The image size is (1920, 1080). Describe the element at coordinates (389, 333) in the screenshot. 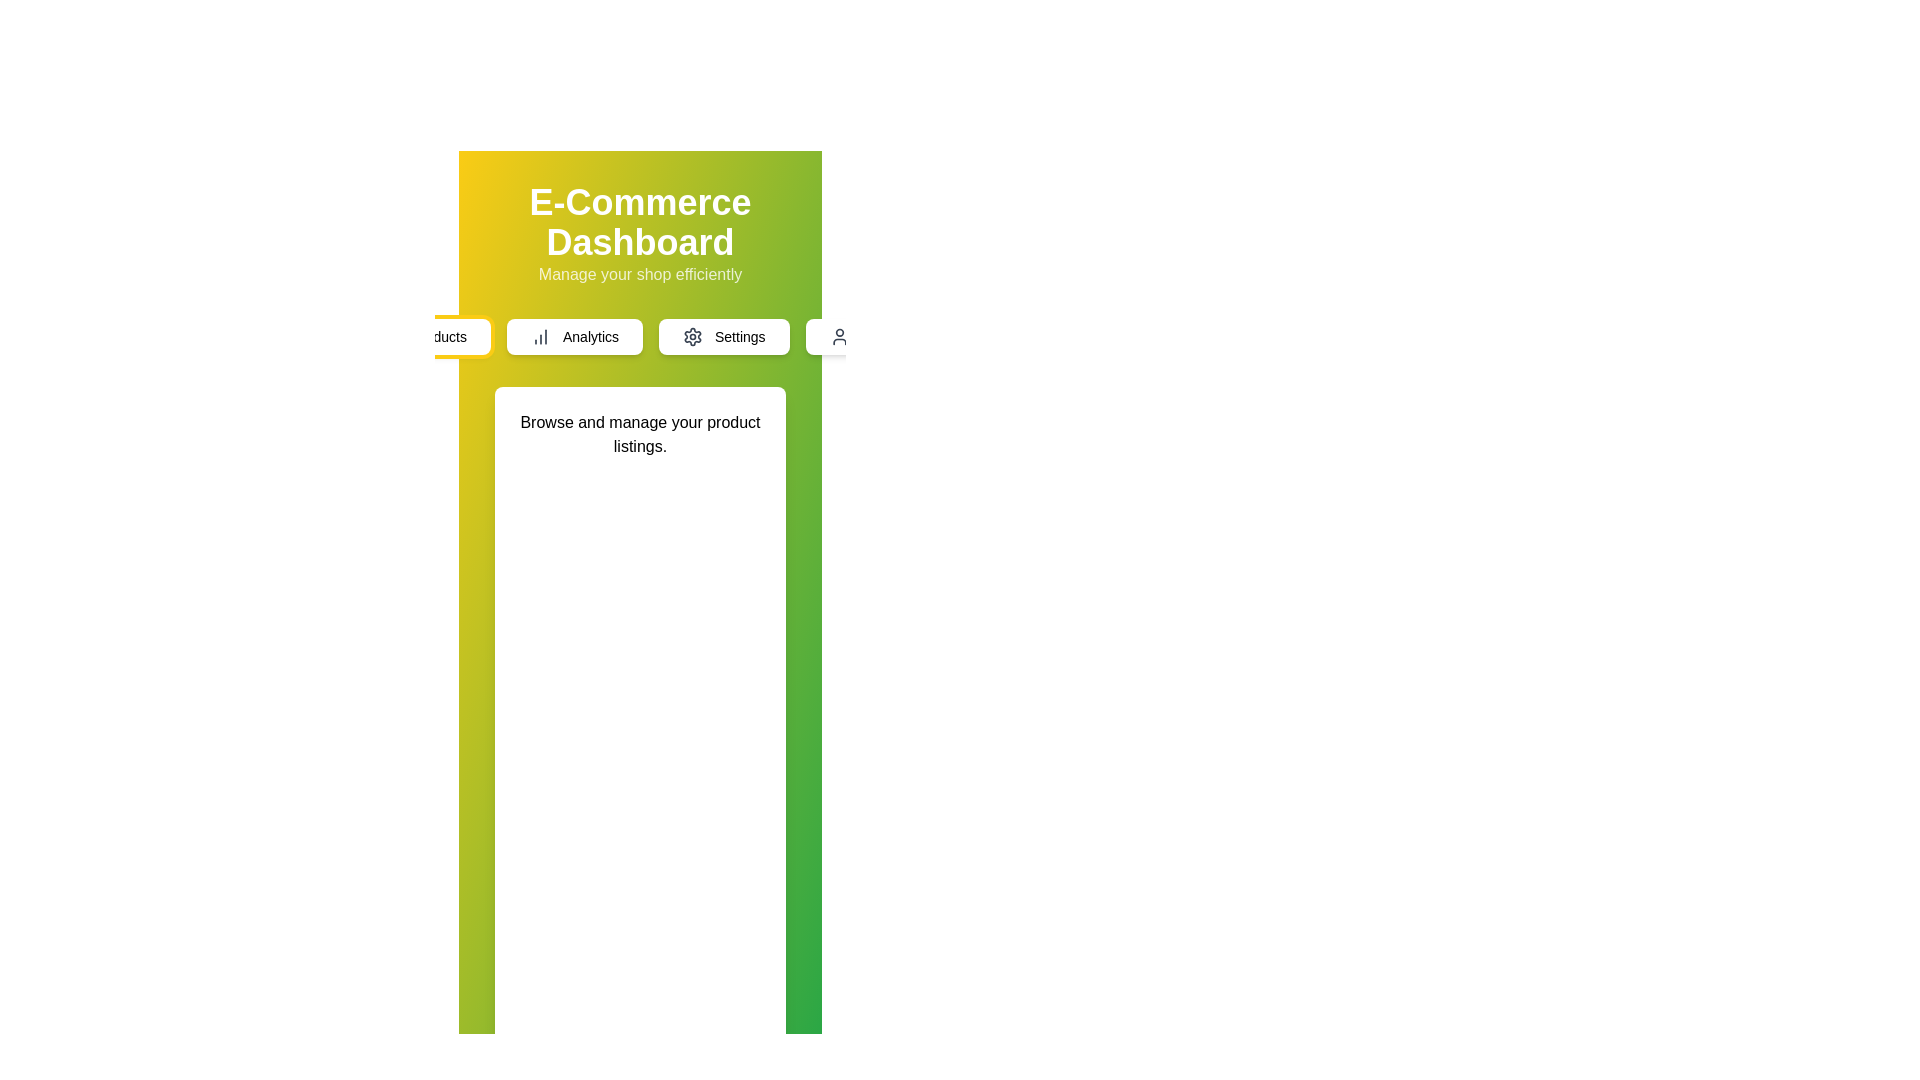

I see `the graphical details of the Shopping Cart icon located in the navigation bar, positioned to the left of the 'Products', 'Analytics', and 'Settings' buttons` at that location.